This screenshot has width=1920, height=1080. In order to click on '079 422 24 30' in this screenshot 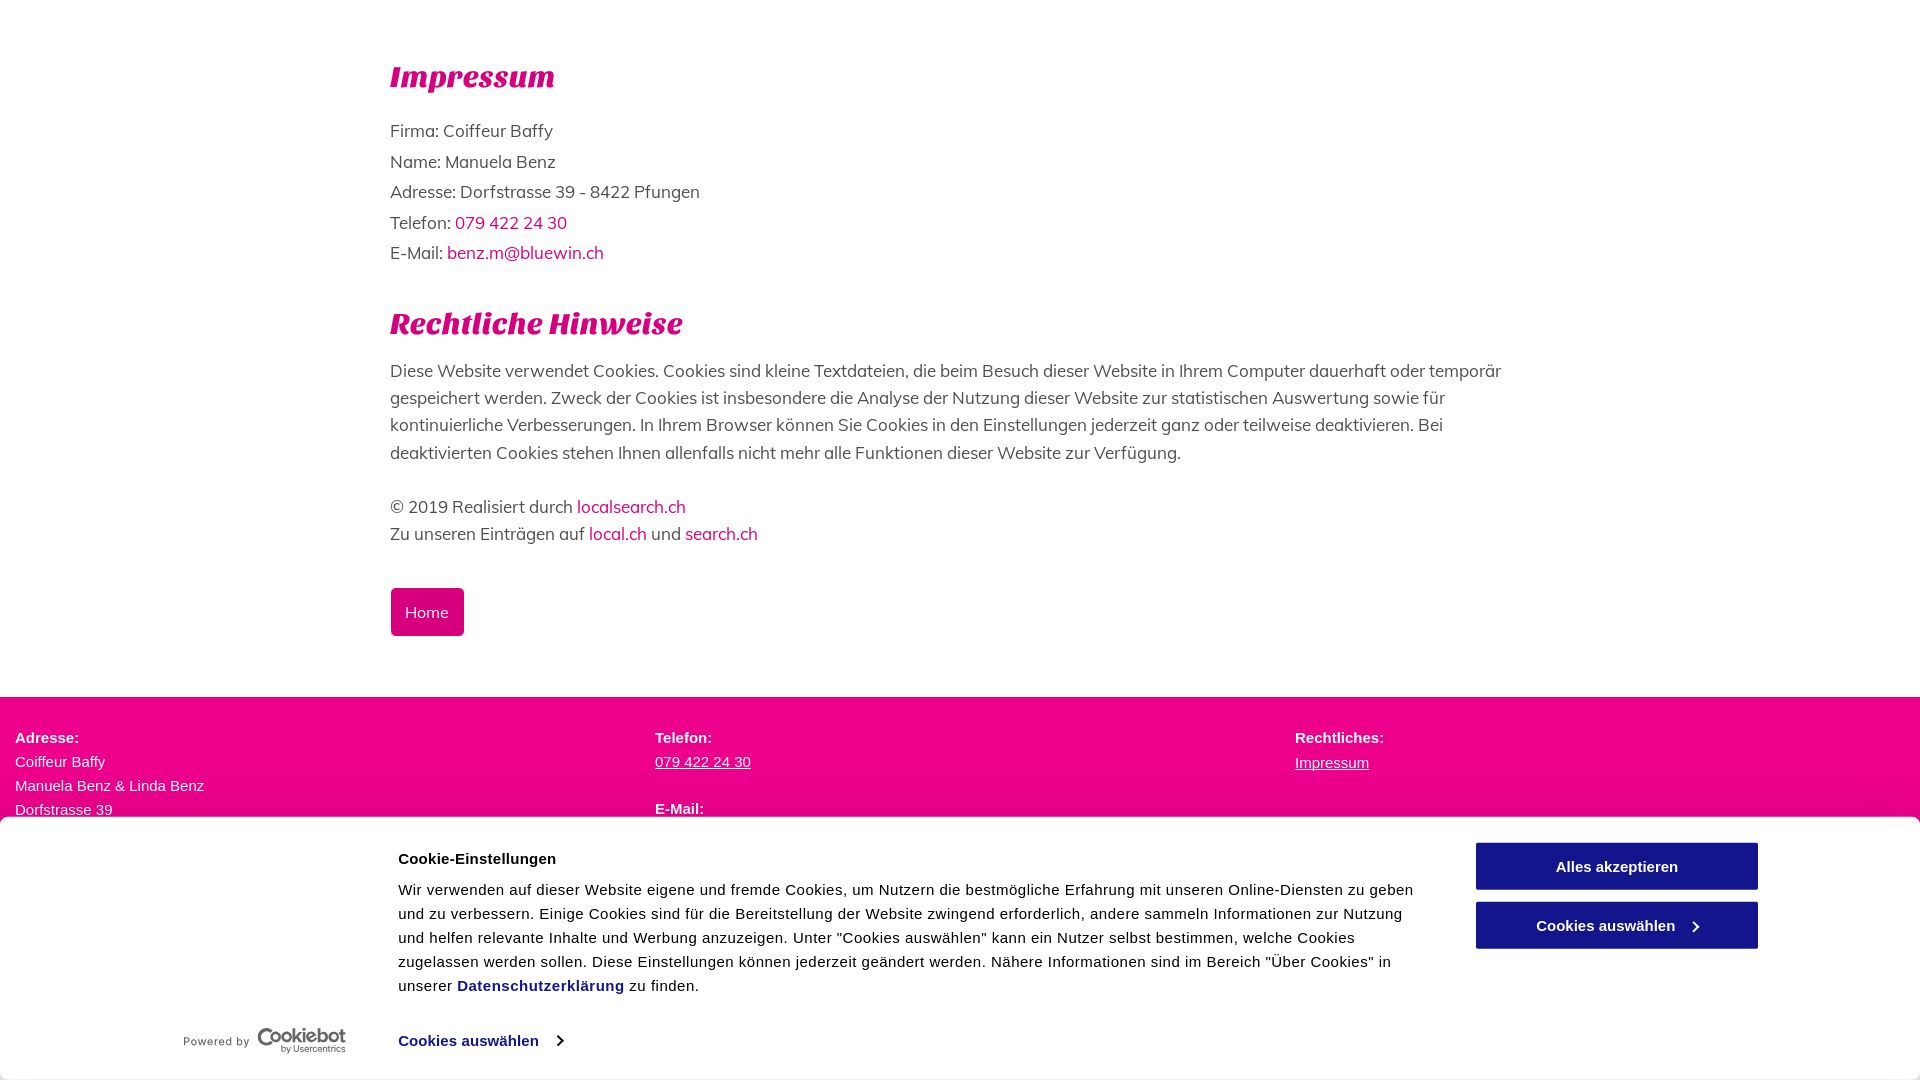, I will do `click(654, 761)`.